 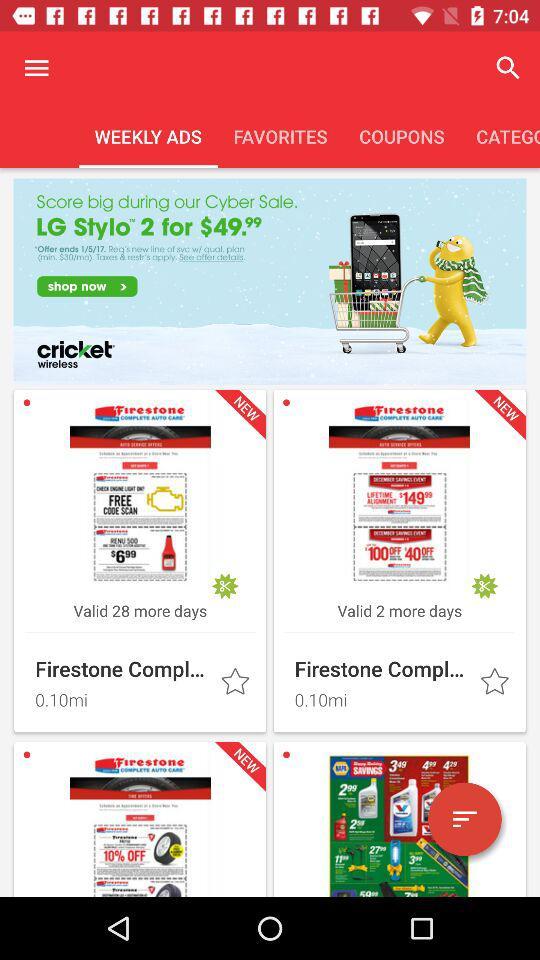 I want to click on the filter_list icon, so click(x=464, y=819).